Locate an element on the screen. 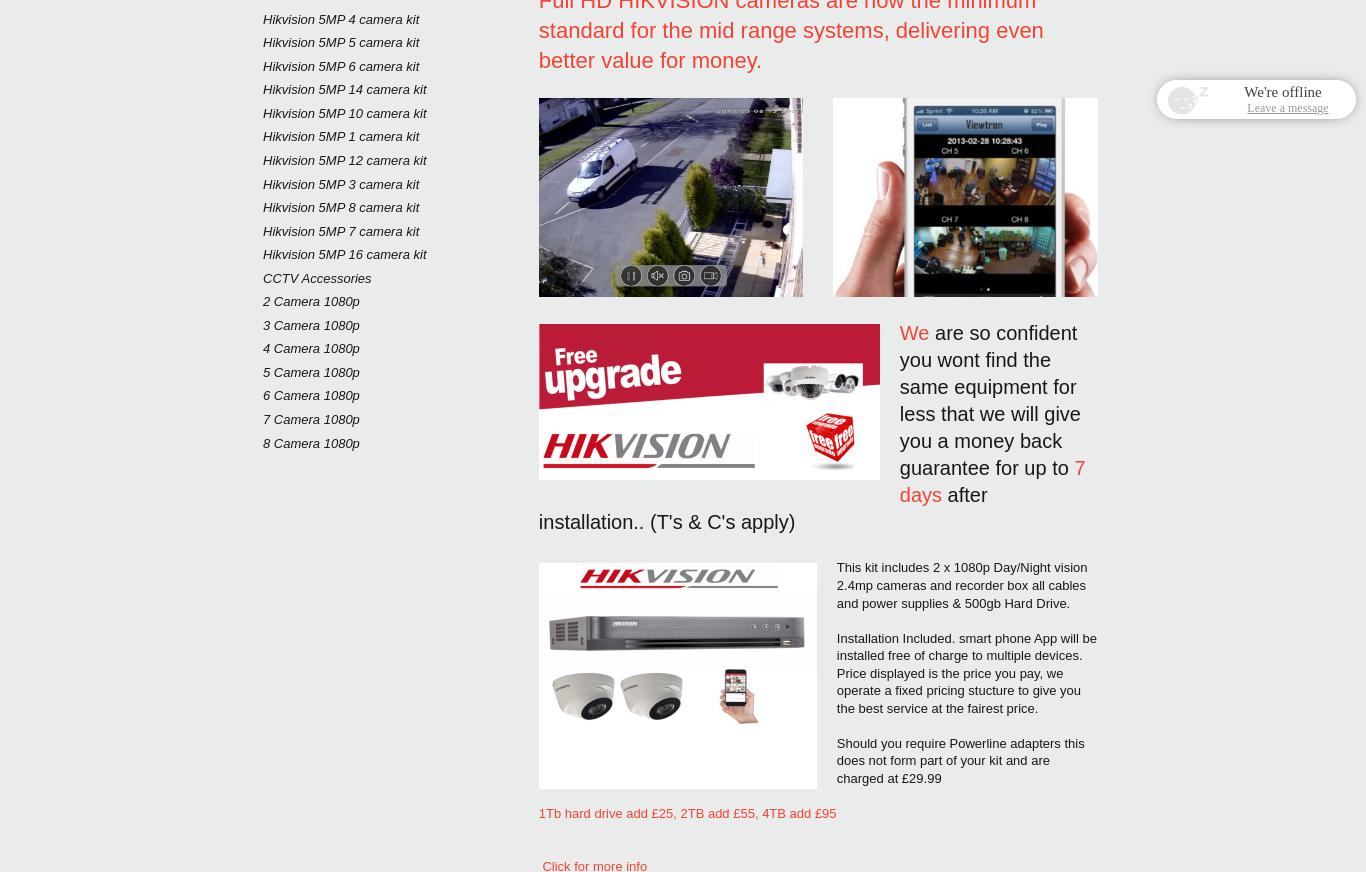 The width and height of the screenshot is (1366, 872). 'We're offline' is located at coordinates (1281, 90).